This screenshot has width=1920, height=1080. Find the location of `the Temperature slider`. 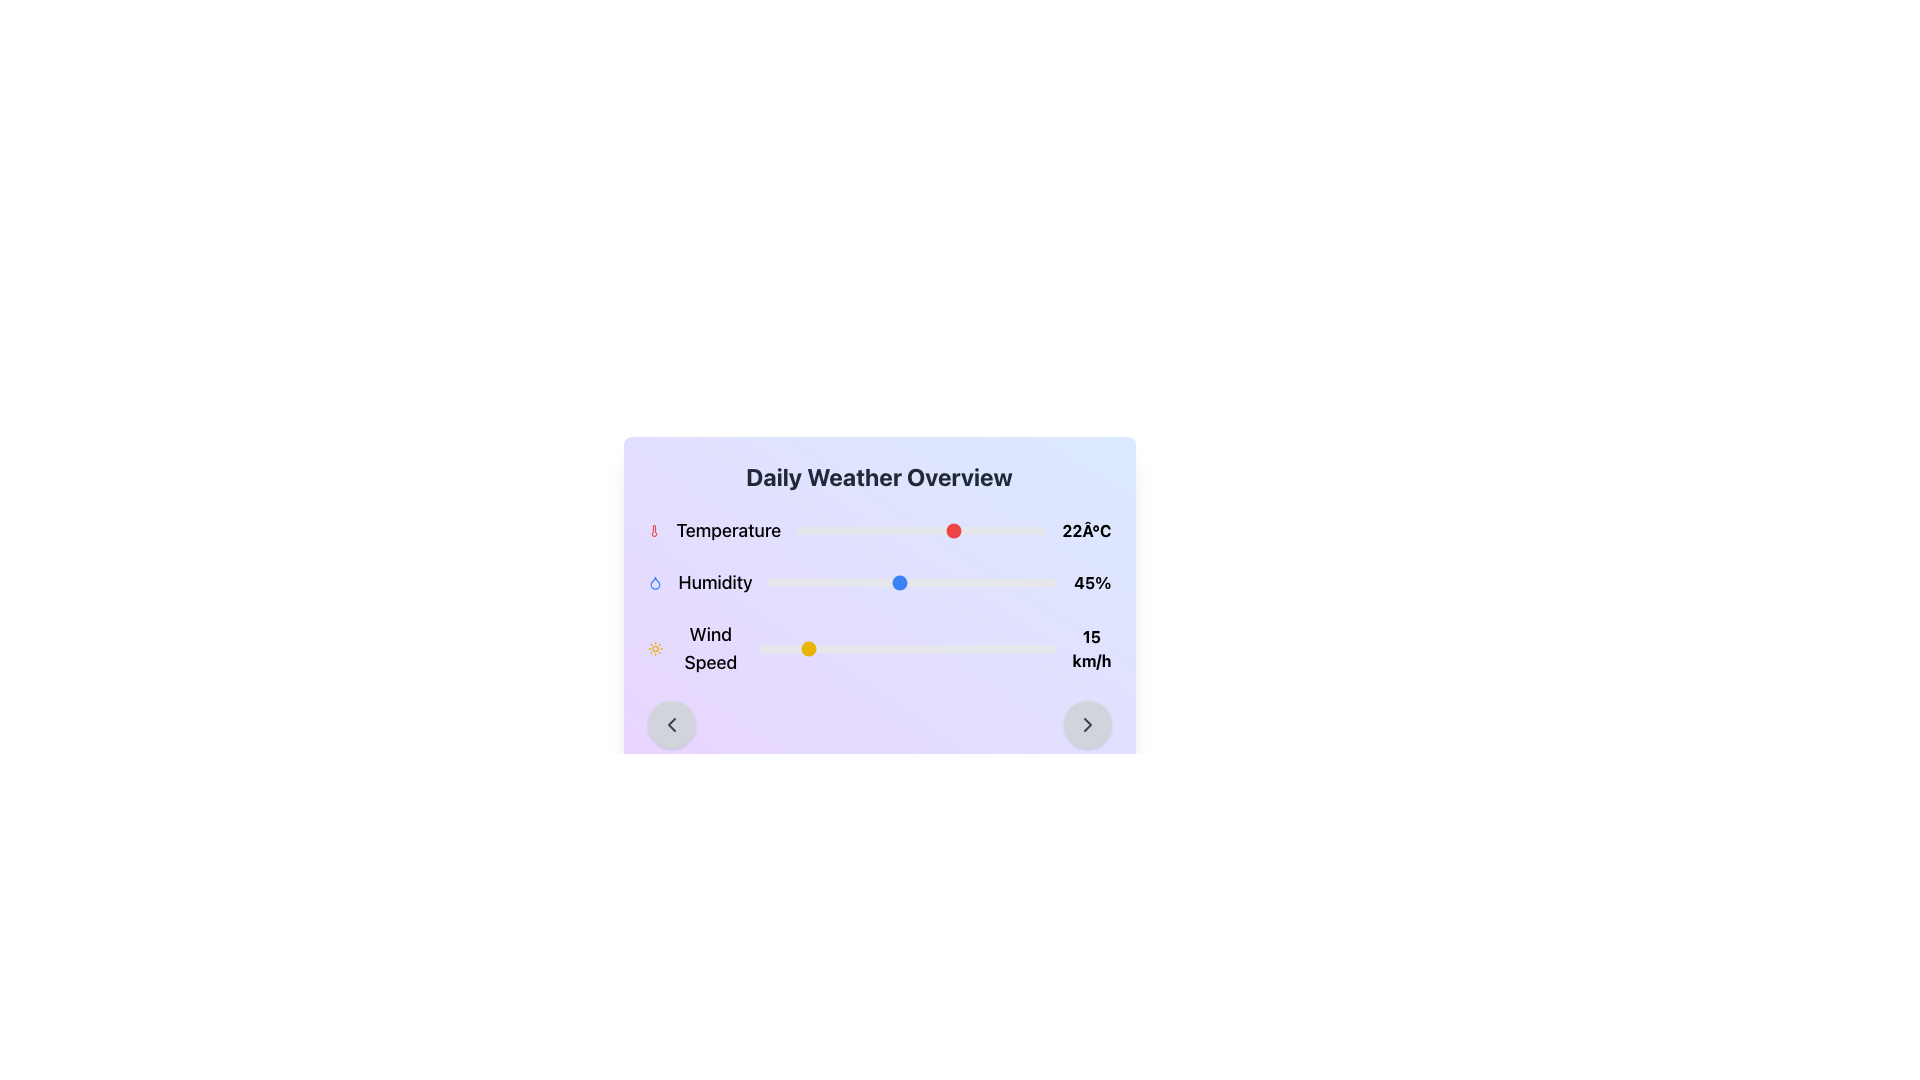

the Temperature slider is located at coordinates (996, 530).